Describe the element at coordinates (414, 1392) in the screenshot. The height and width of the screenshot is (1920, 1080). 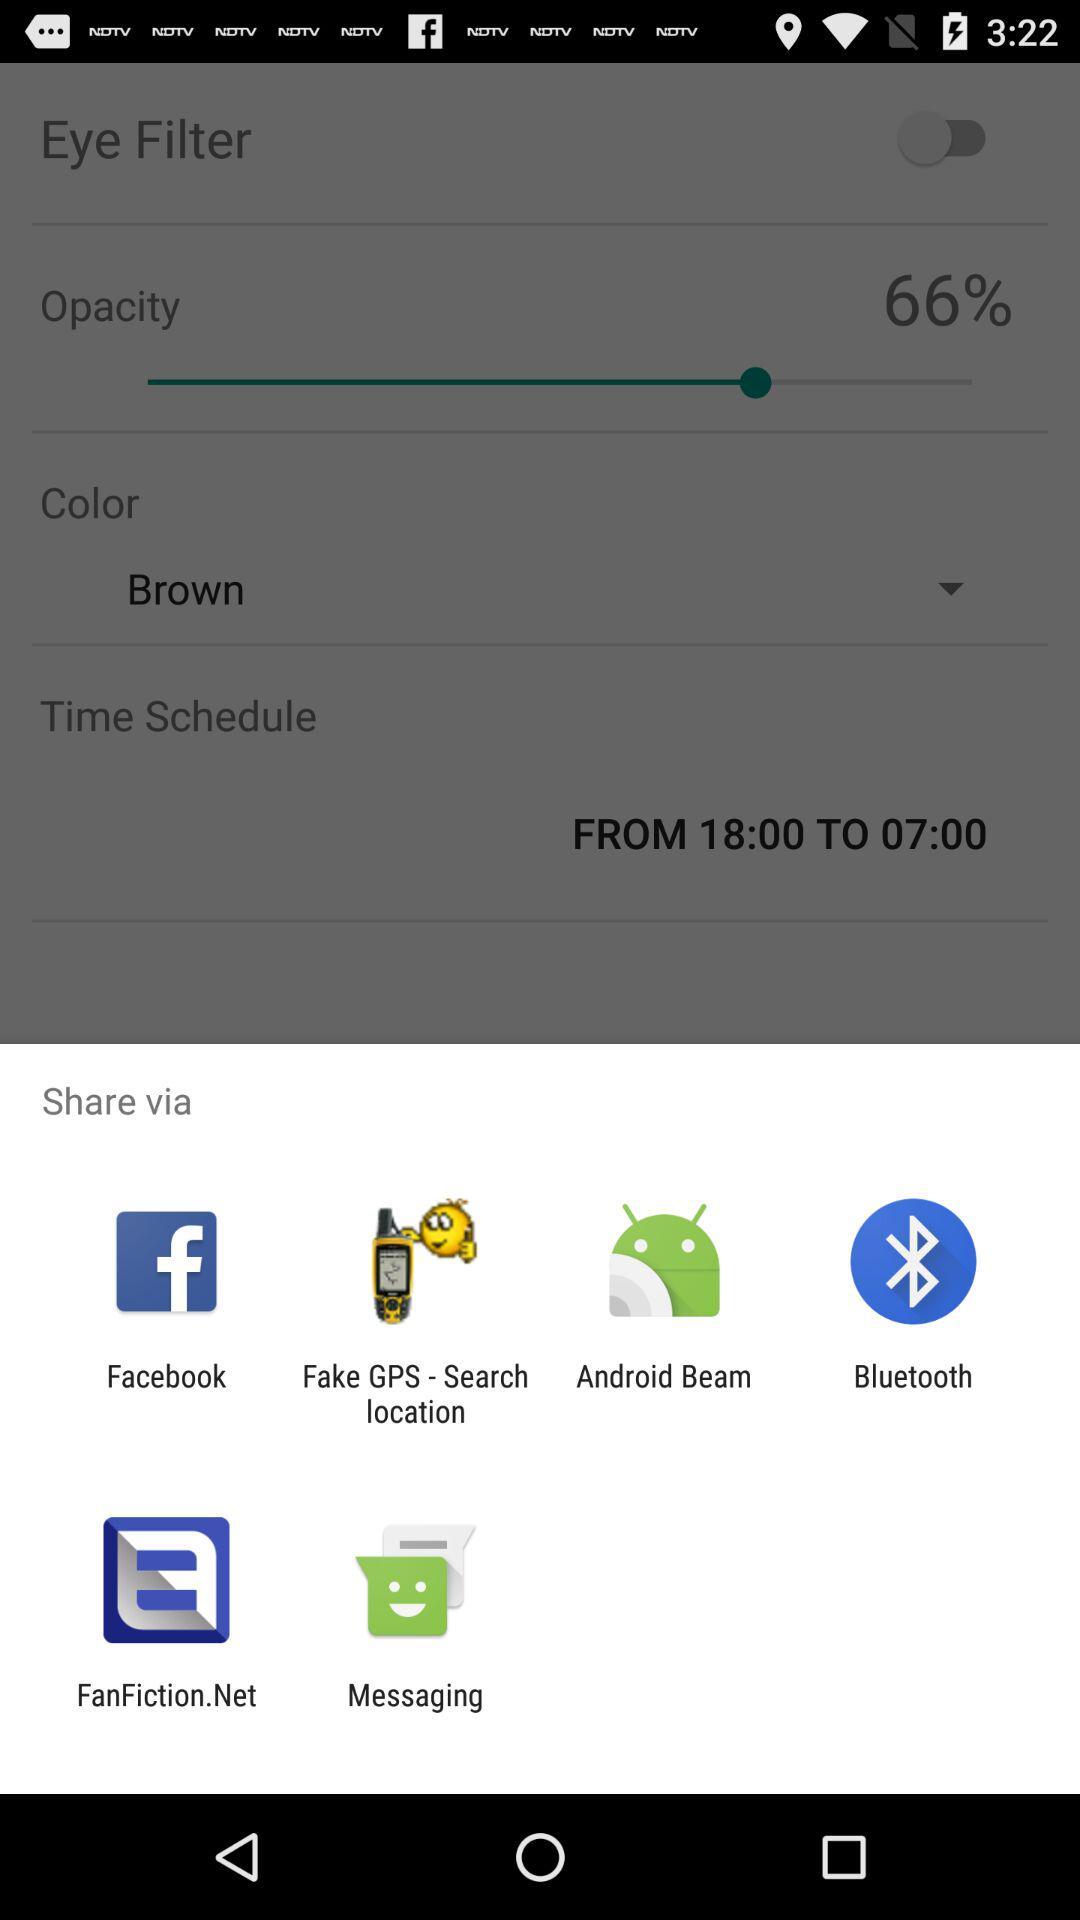
I see `icon next to the android beam app` at that location.